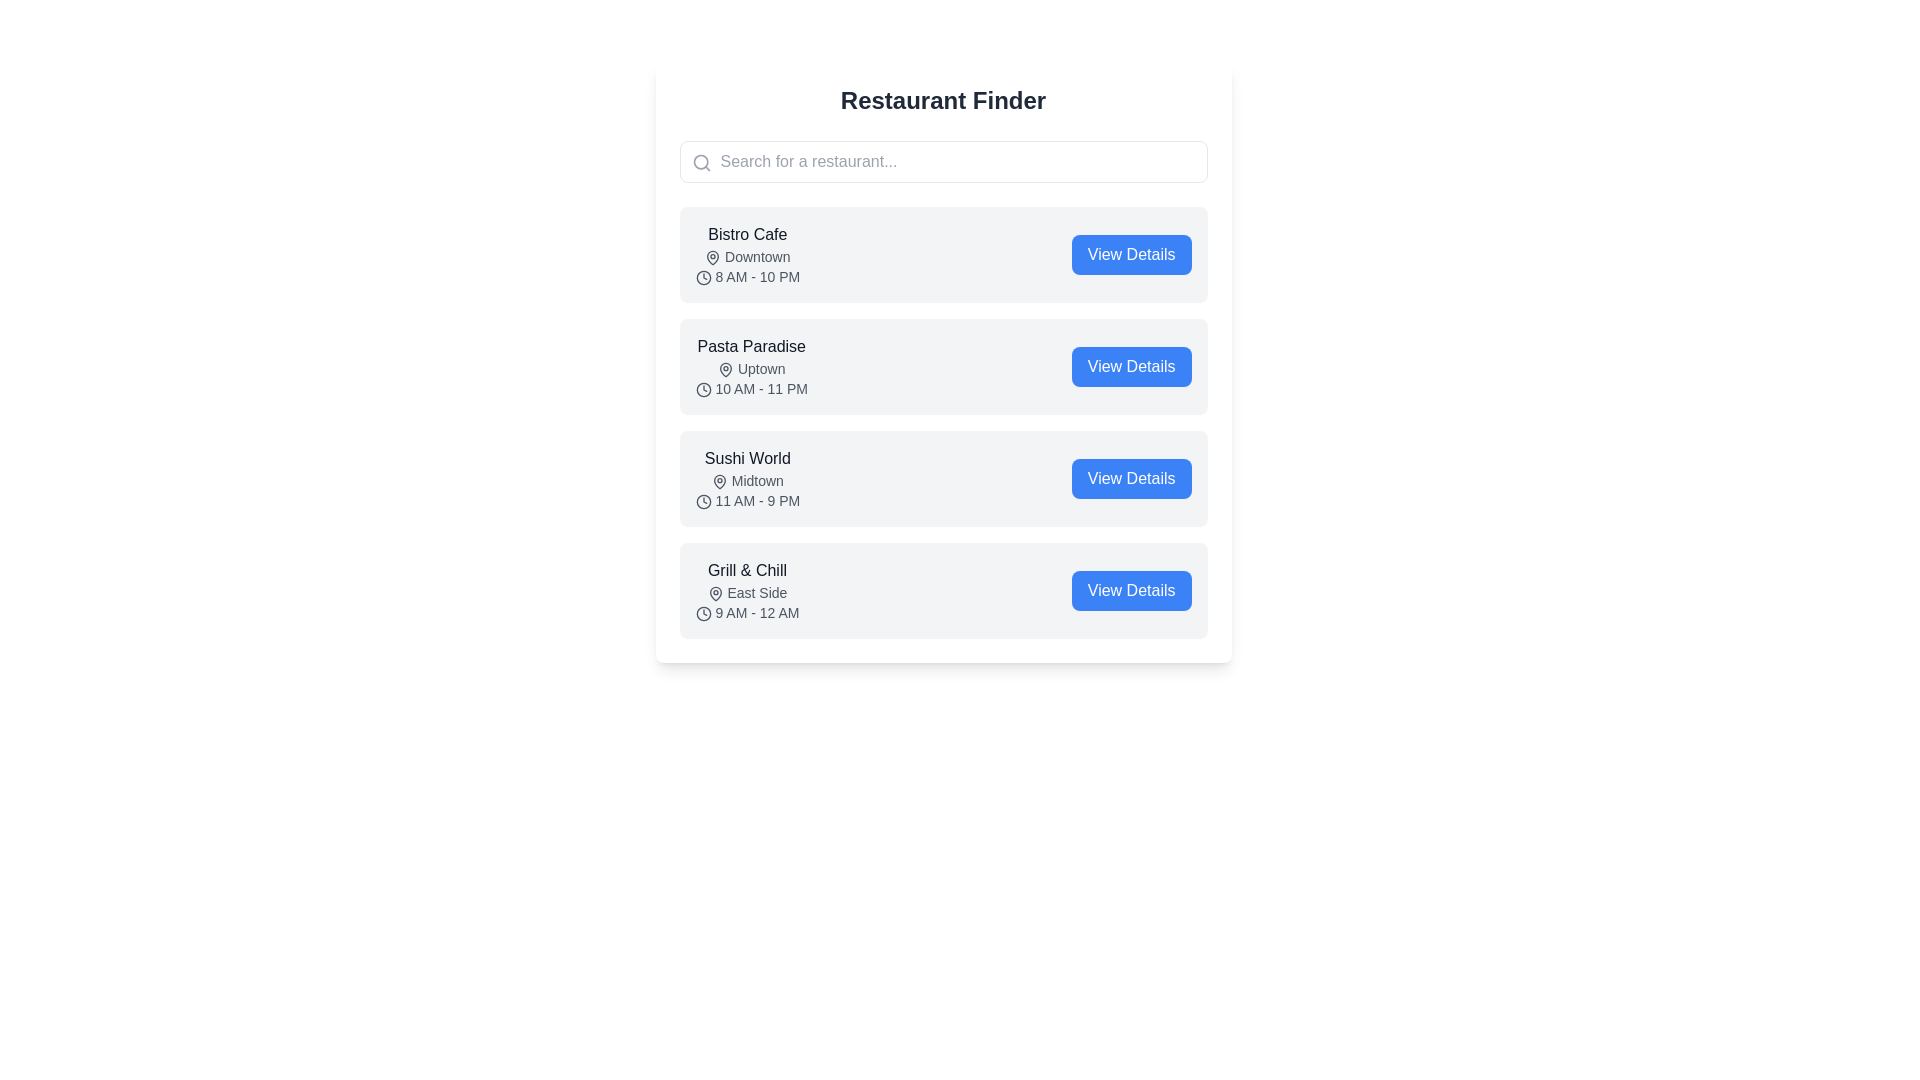  I want to click on the button on the right side of the 'Pasta Paradise' listing in the 'Restaurant Finder' interface, so click(1131, 366).